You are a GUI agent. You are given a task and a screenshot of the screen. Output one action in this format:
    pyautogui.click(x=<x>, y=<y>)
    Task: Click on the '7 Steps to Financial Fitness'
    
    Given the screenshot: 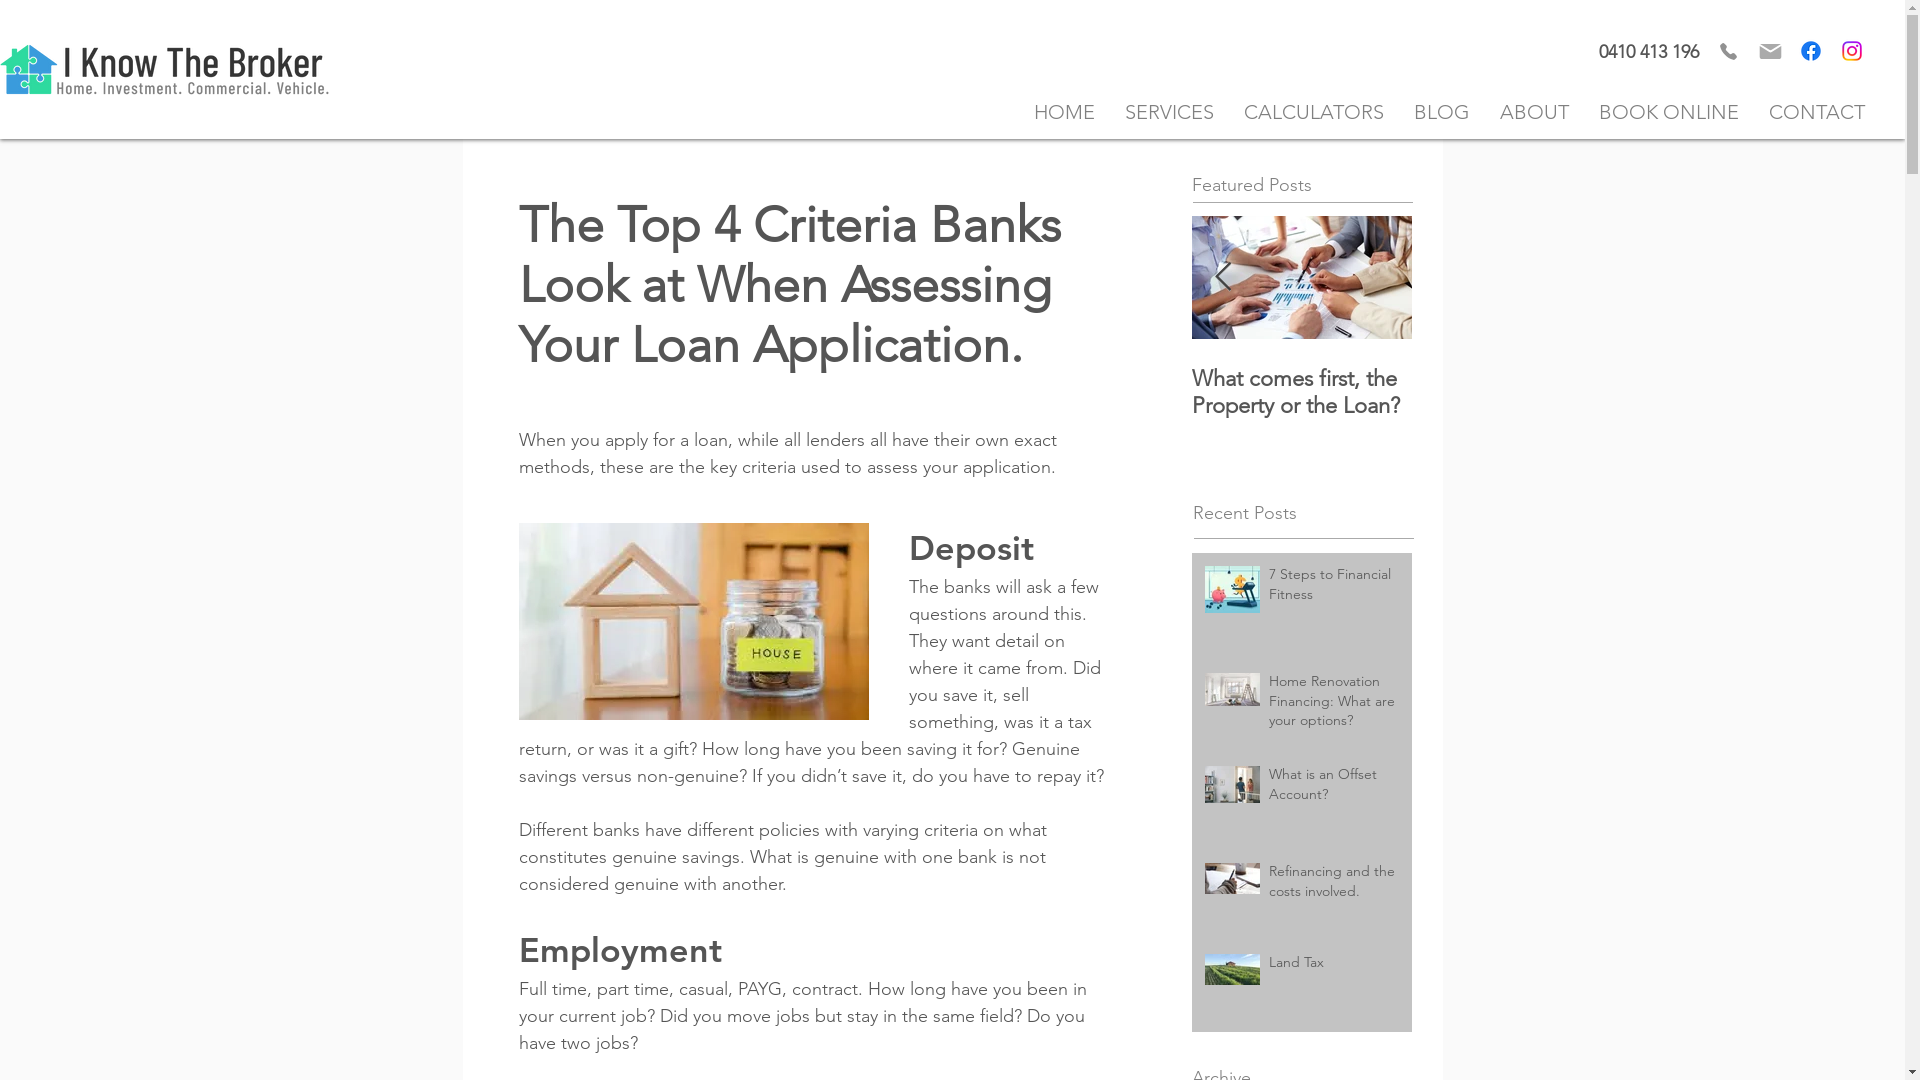 What is the action you would take?
    pyautogui.click(x=1335, y=587)
    